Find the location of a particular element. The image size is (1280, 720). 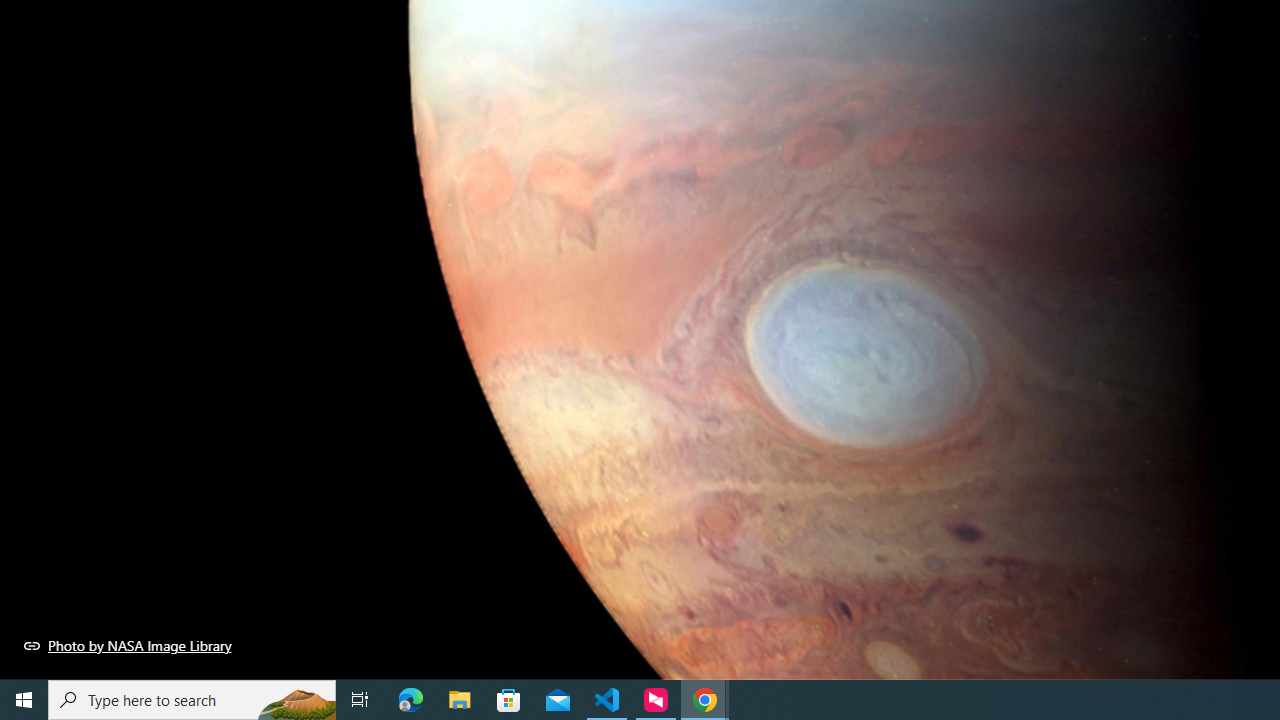

'Photo by NASA Image Library' is located at coordinates (127, 645).